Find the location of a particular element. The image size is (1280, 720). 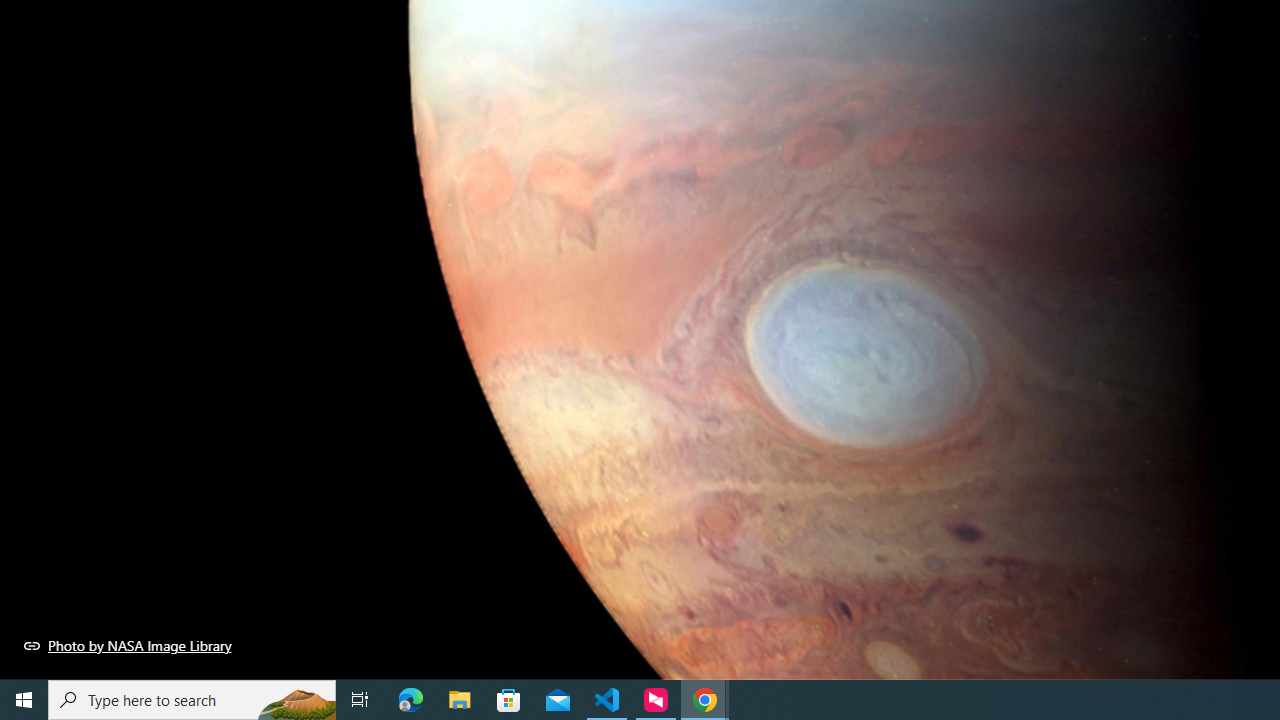

'Photo by NASA Image Library' is located at coordinates (127, 645).